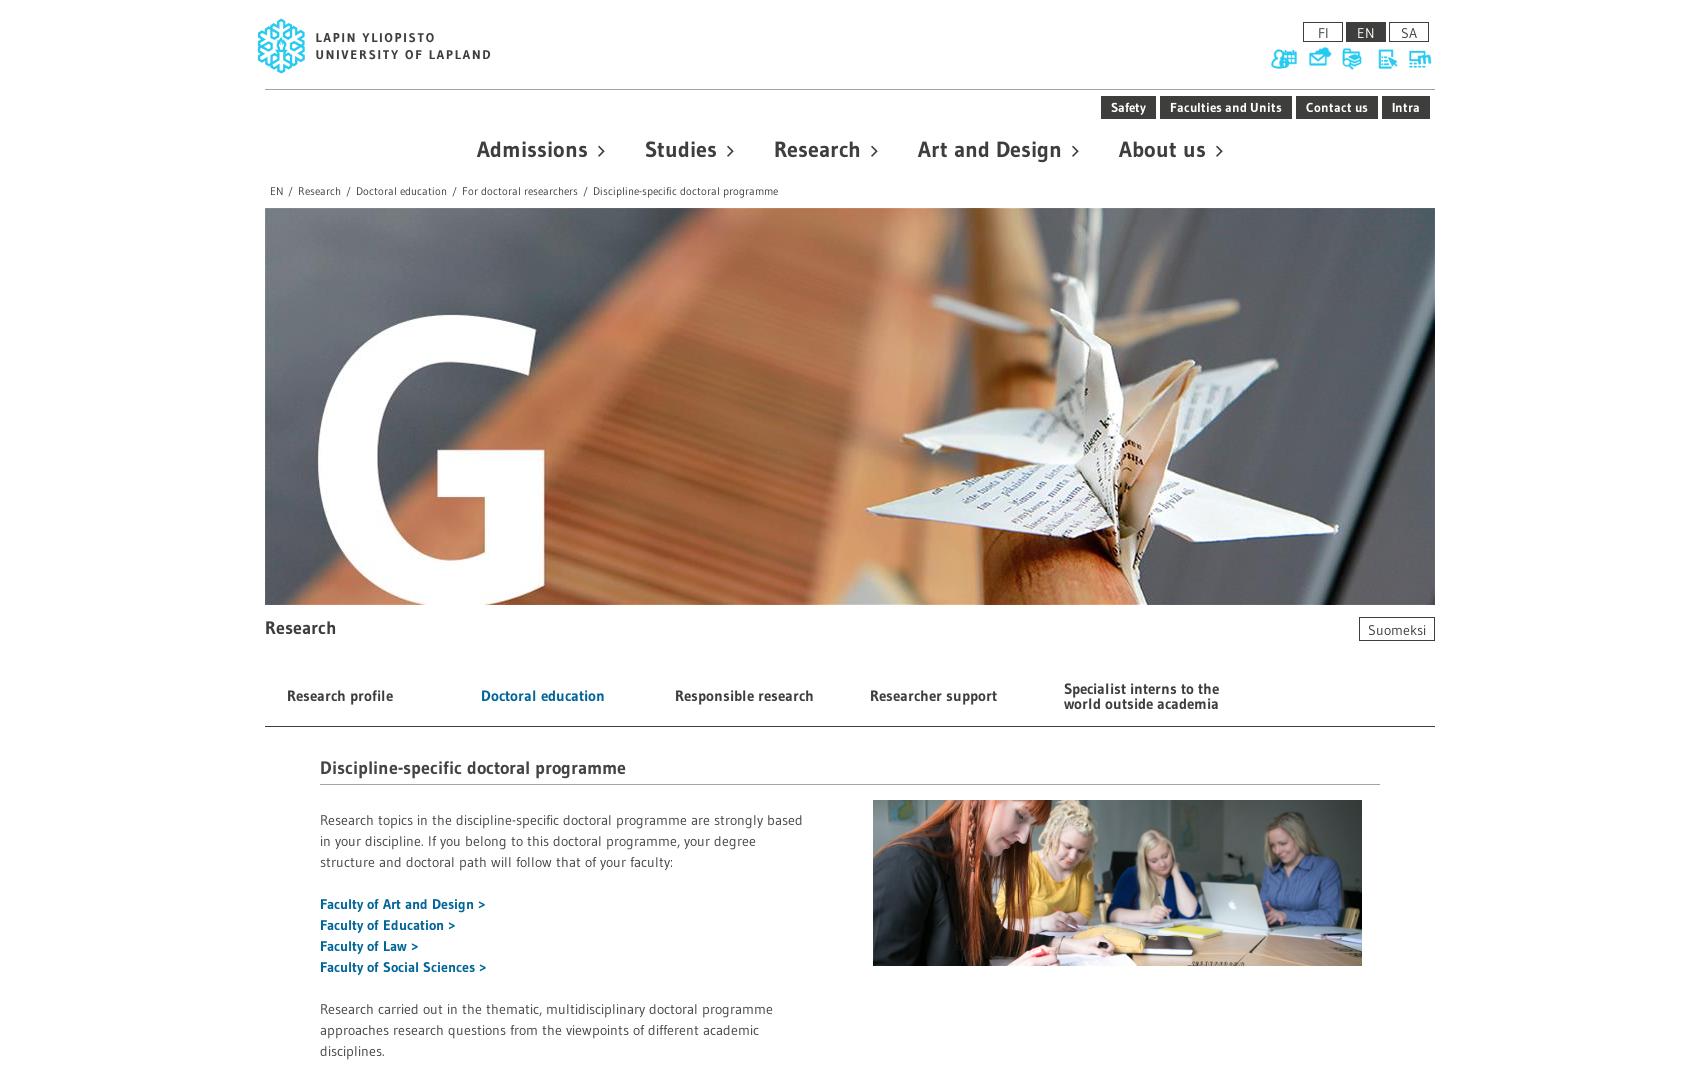  I want to click on 'Research topics in the discipline-specific doctoral programme are strongly based in your discipline. If you belong to this doctoral programme, your degree structure and doctoral path will follow that of your faculty:', so click(560, 839).